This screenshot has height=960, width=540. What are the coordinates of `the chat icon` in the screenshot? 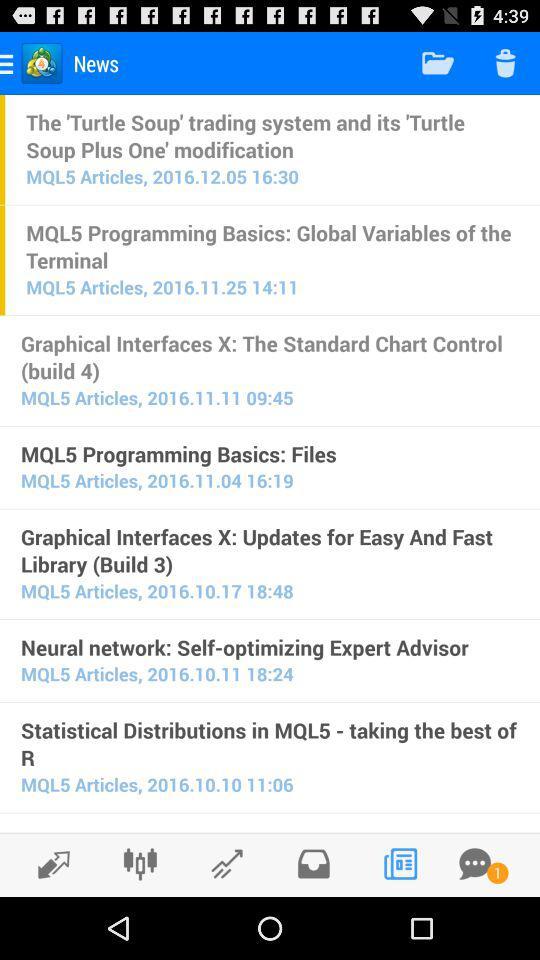 It's located at (474, 924).